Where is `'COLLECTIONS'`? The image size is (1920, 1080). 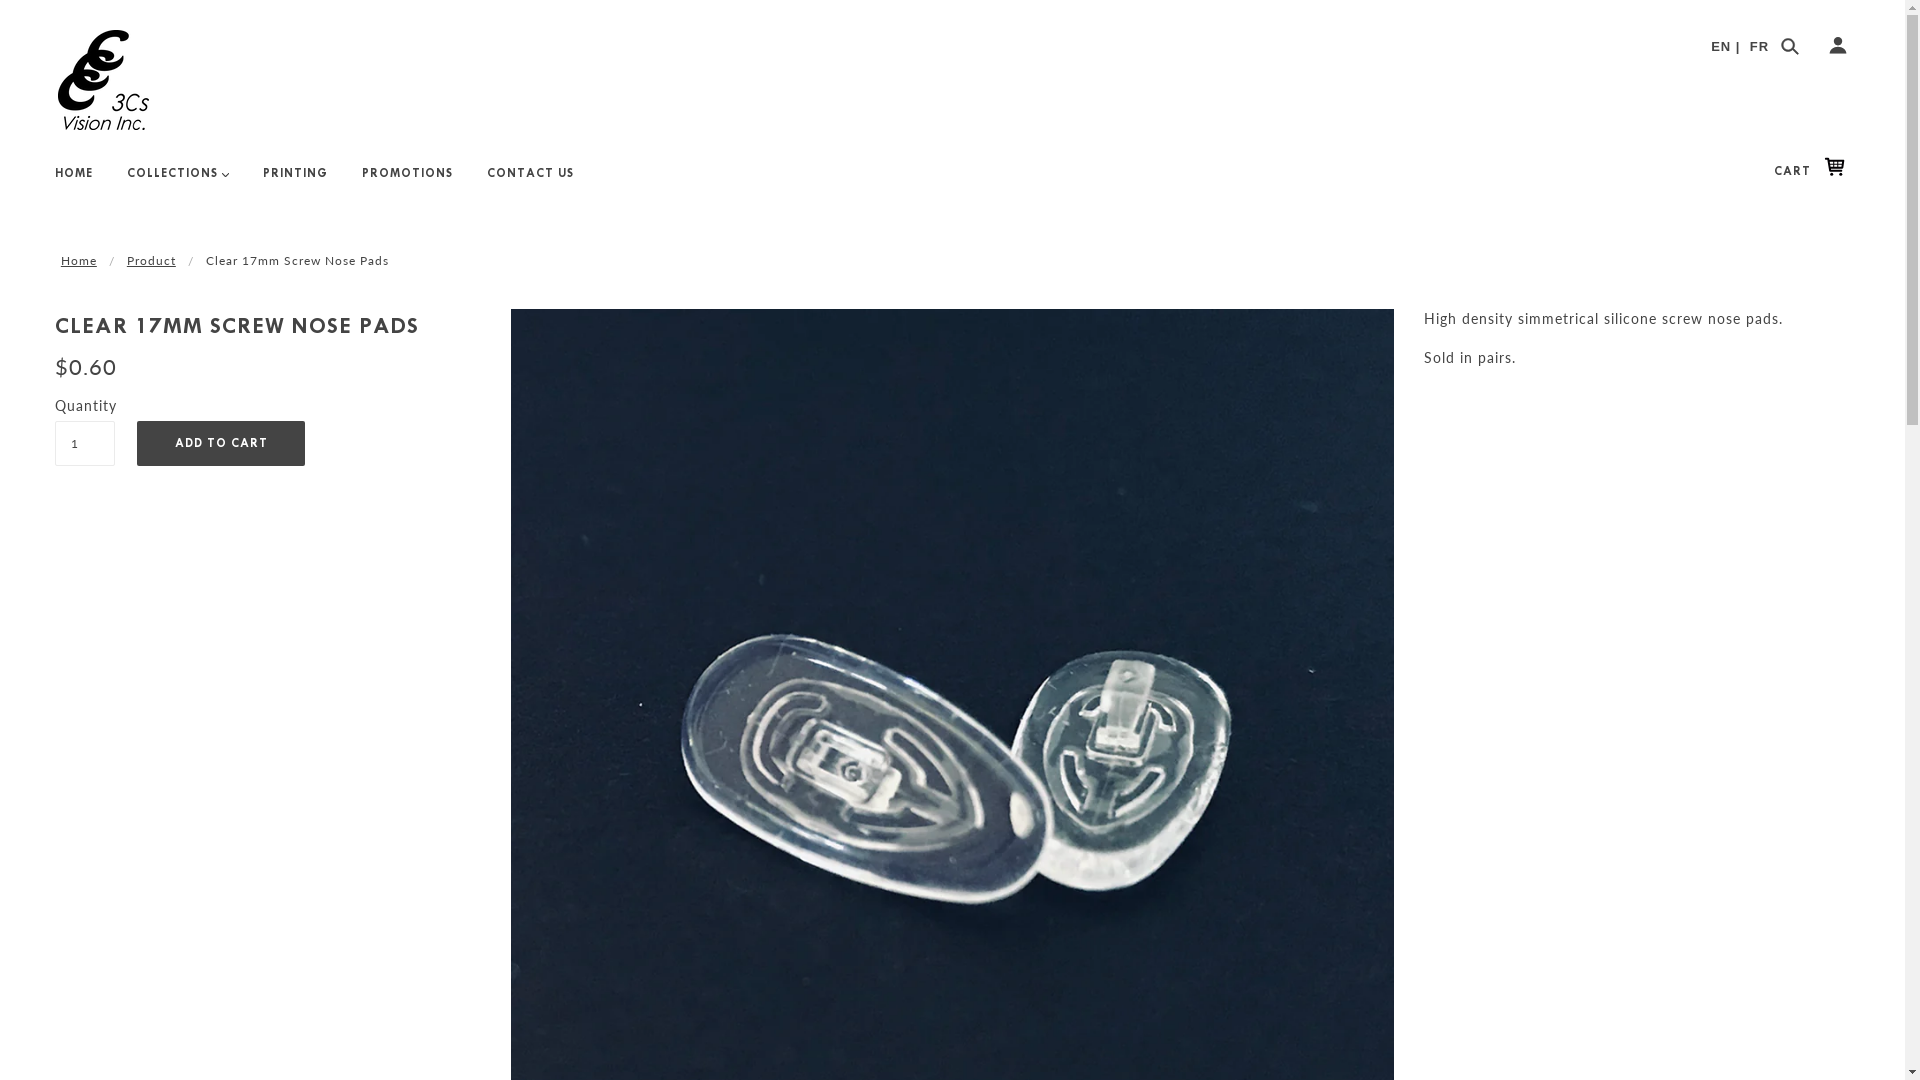
'COLLECTIONS' is located at coordinates (177, 181).